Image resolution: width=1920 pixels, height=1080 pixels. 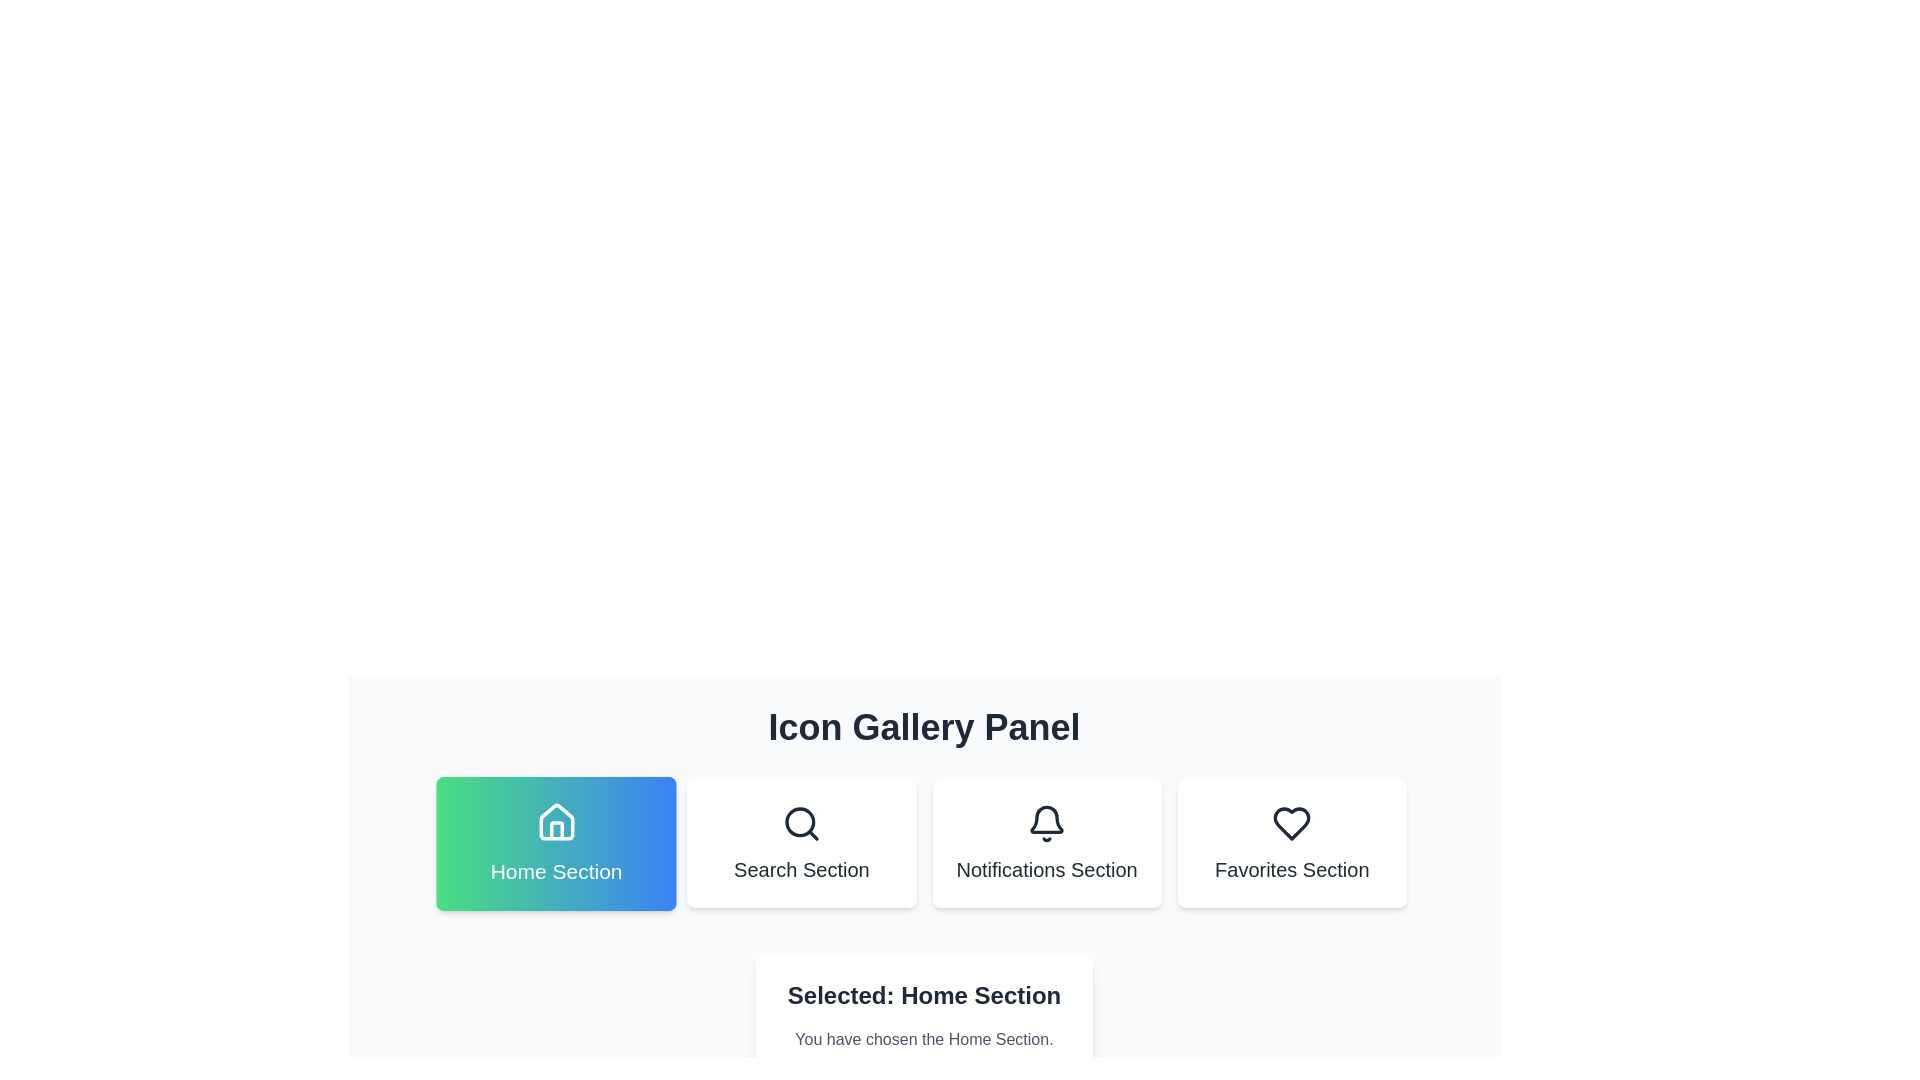 I want to click on the heart icon representing the 'Favorites Section', which is centrally located above the text label 'Favorites Section', so click(x=1292, y=824).